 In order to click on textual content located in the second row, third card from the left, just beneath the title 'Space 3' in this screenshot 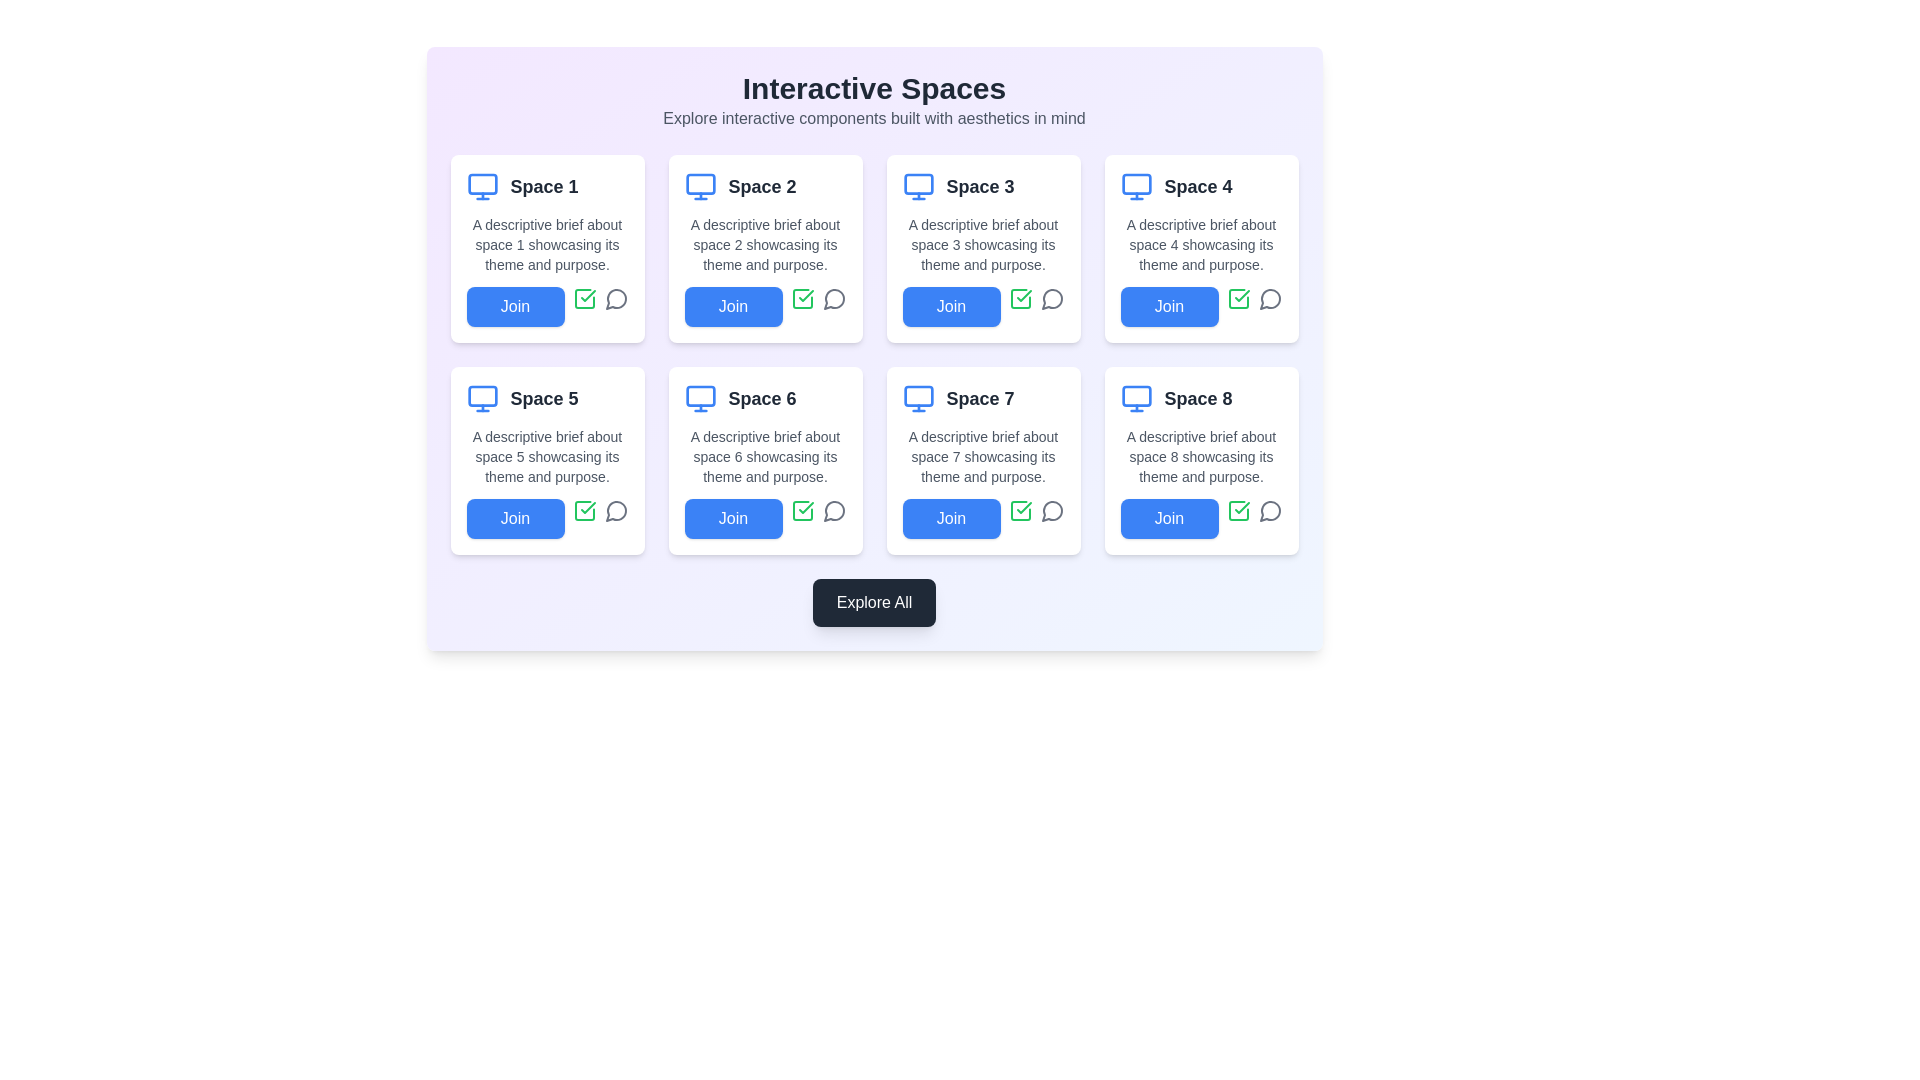, I will do `click(983, 244)`.